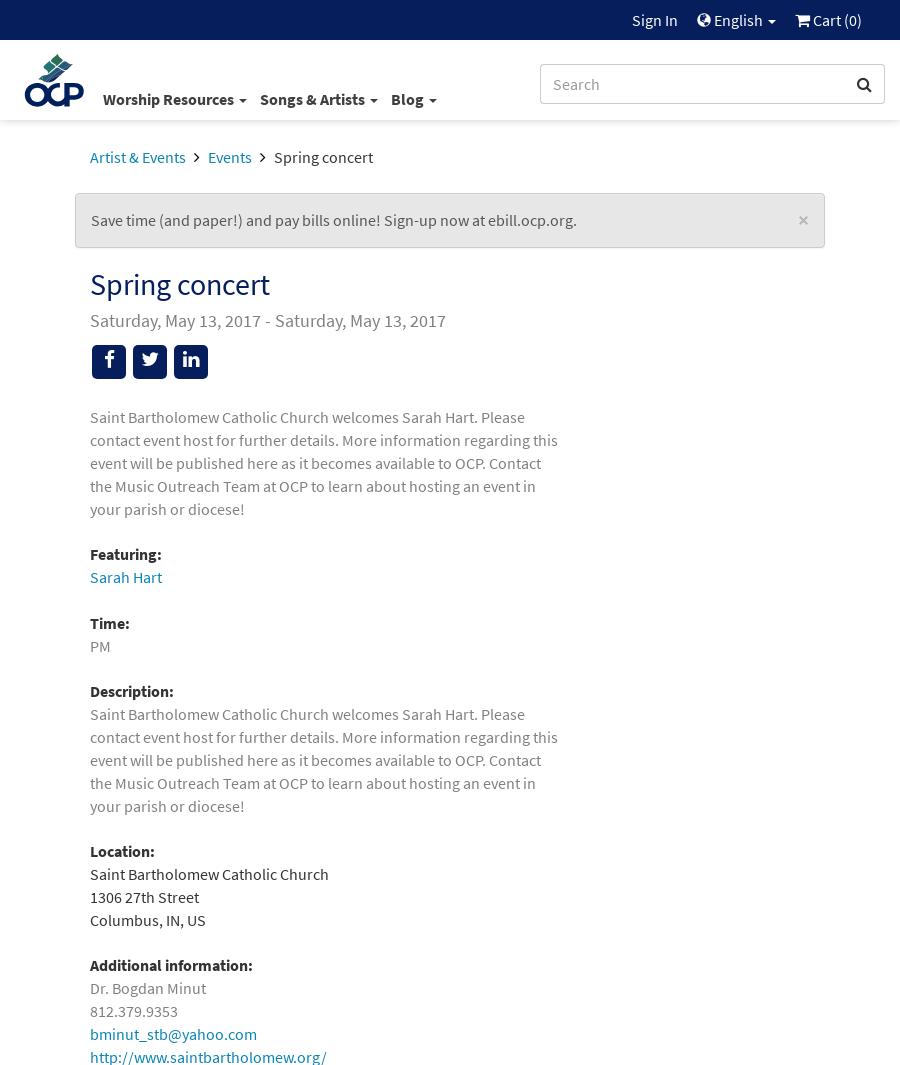 The width and height of the screenshot is (900, 1065). What do you see at coordinates (137, 155) in the screenshot?
I see `'Artist & Events'` at bounding box center [137, 155].